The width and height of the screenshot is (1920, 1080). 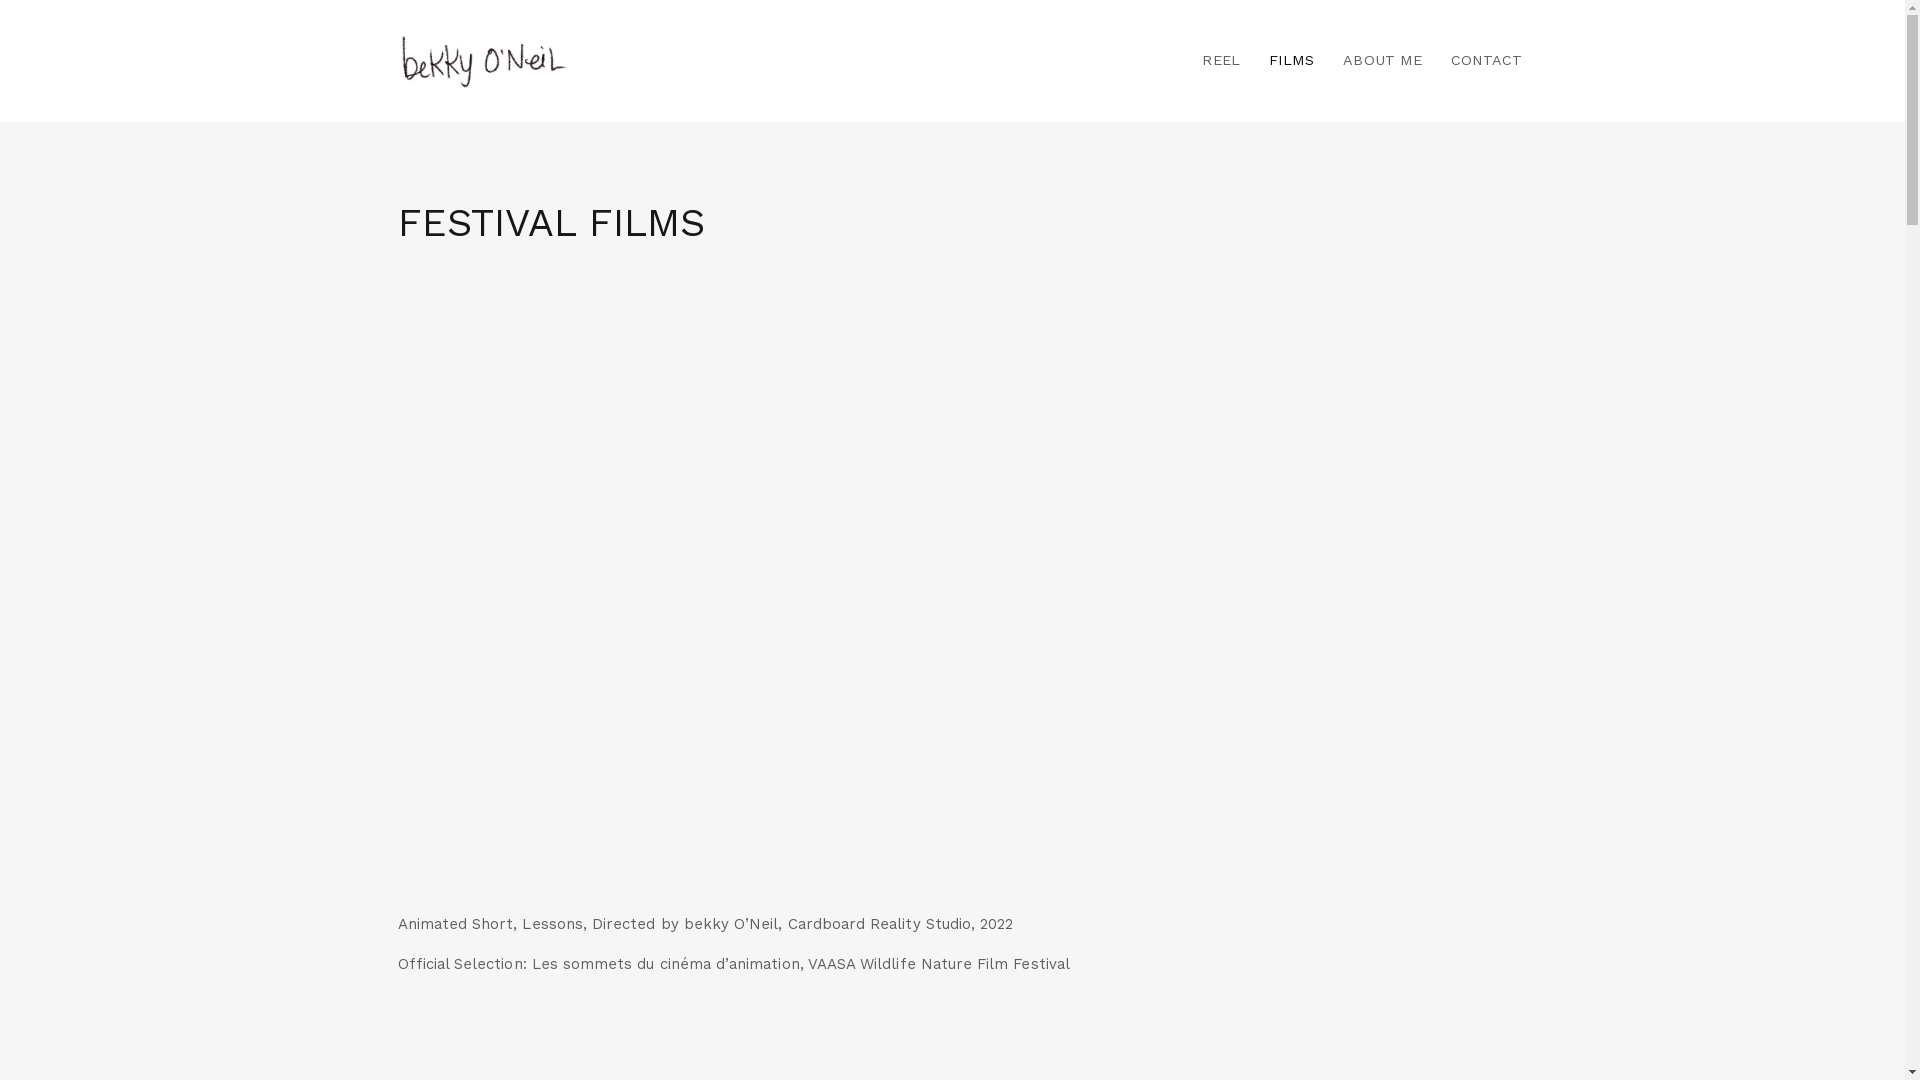 What do you see at coordinates (1478, 60) in the screenshot?
I see `'CONTACT'` at bounding box center [1478, 60].